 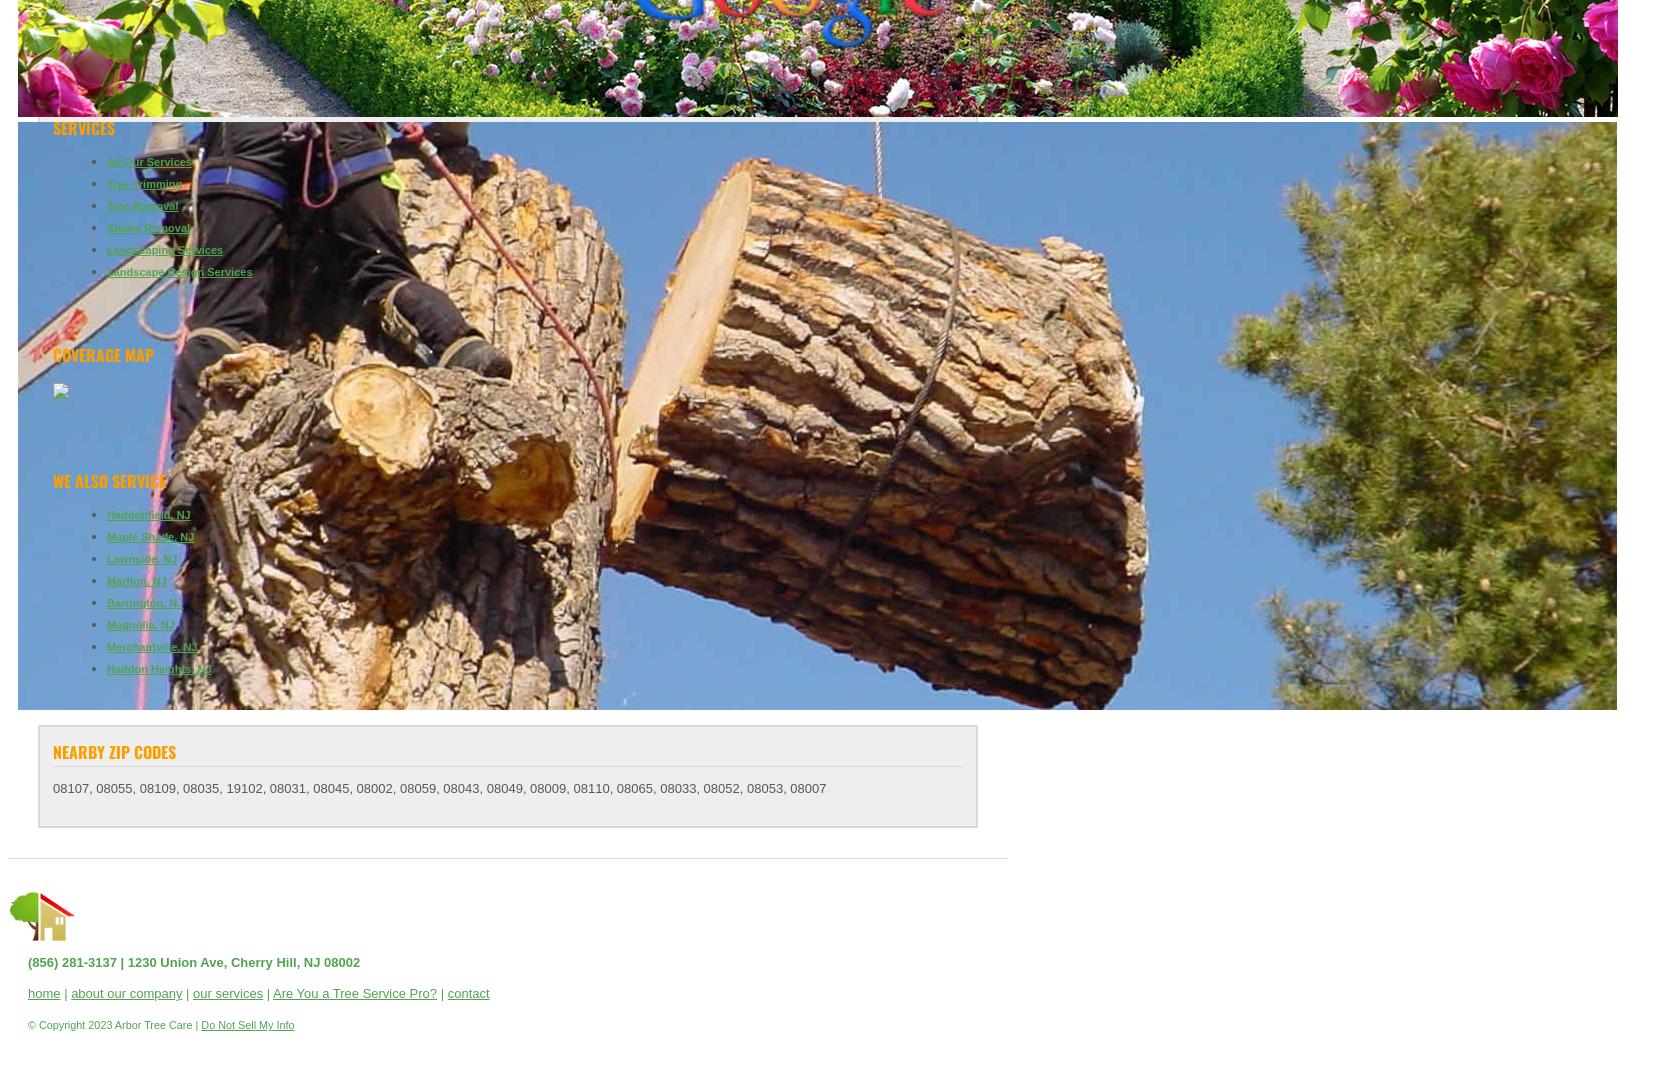 I want to click on 'We Also Service', so click(x=108, y=480).